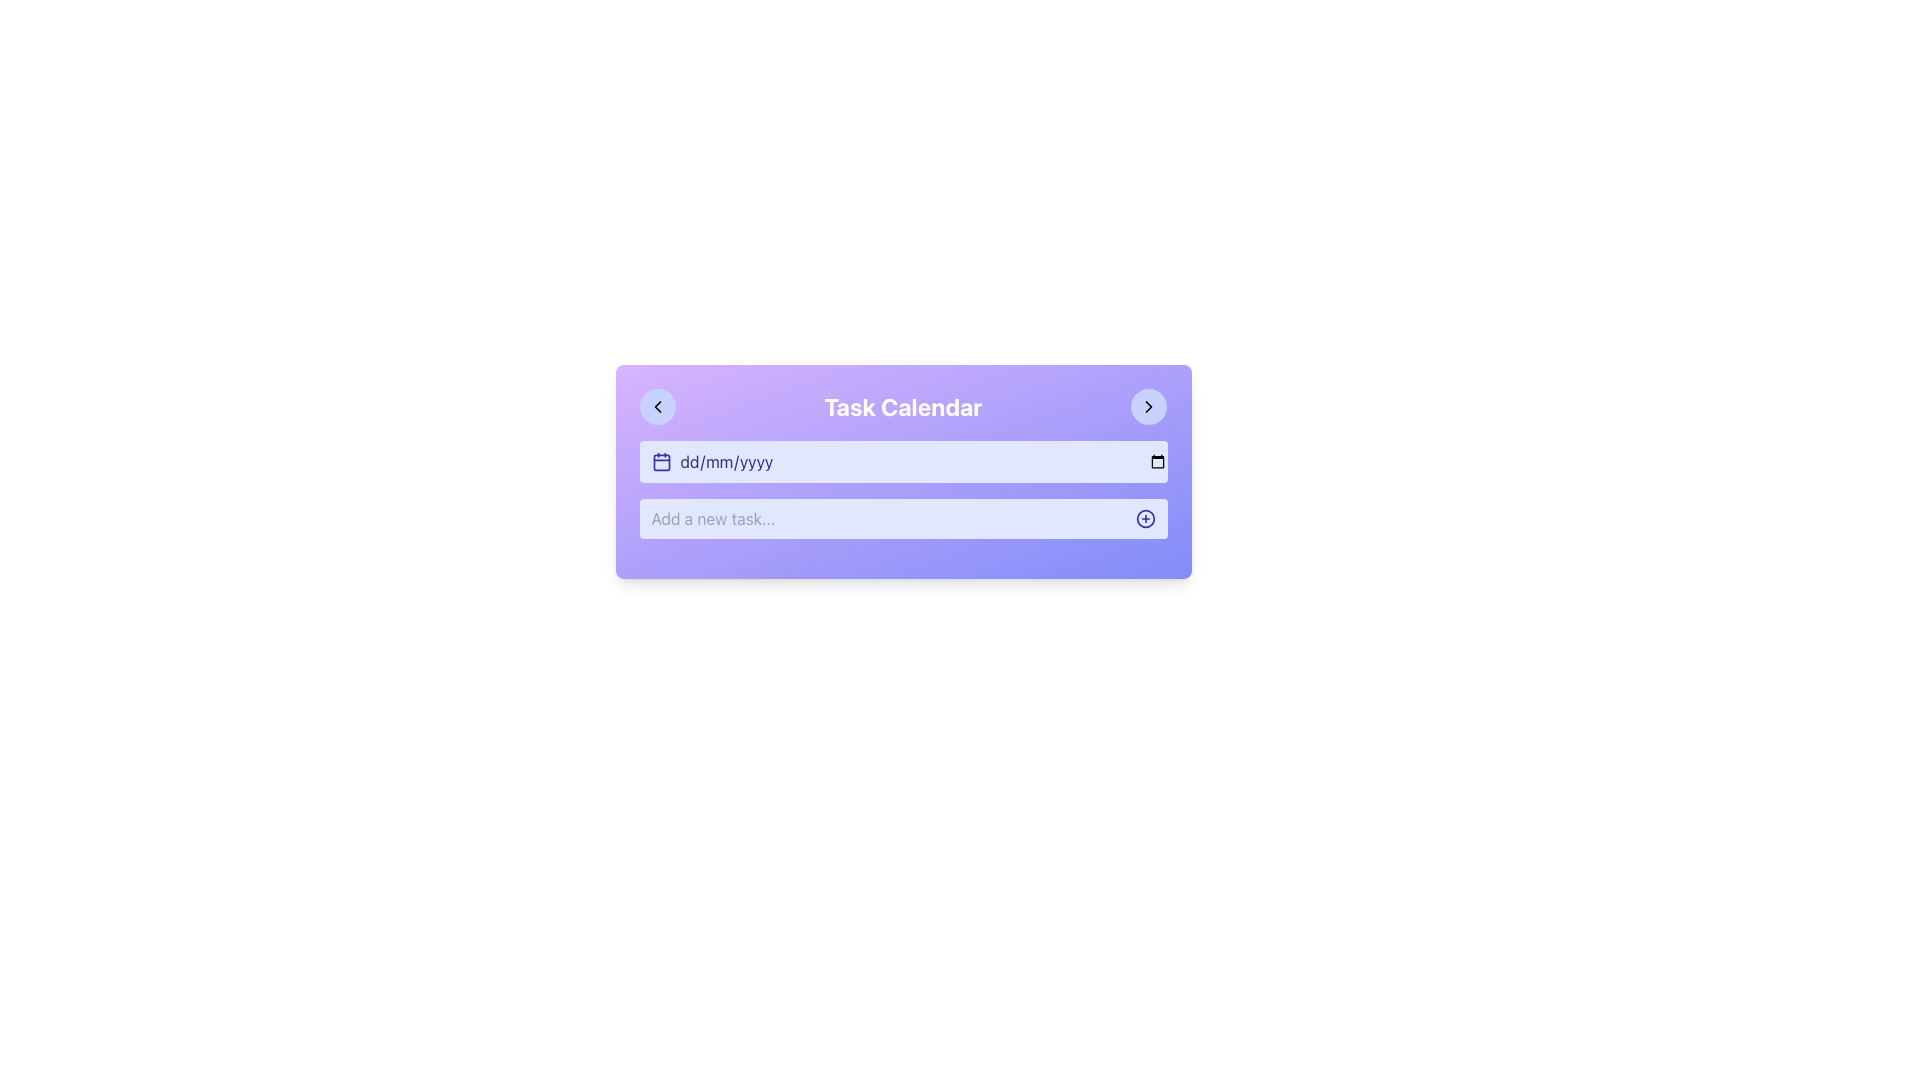 The image size is (1920, 1080). I want to click on the circular '+' button styled in indigo, located at the far right of the task entry field for interaction, so click(1145, 518).